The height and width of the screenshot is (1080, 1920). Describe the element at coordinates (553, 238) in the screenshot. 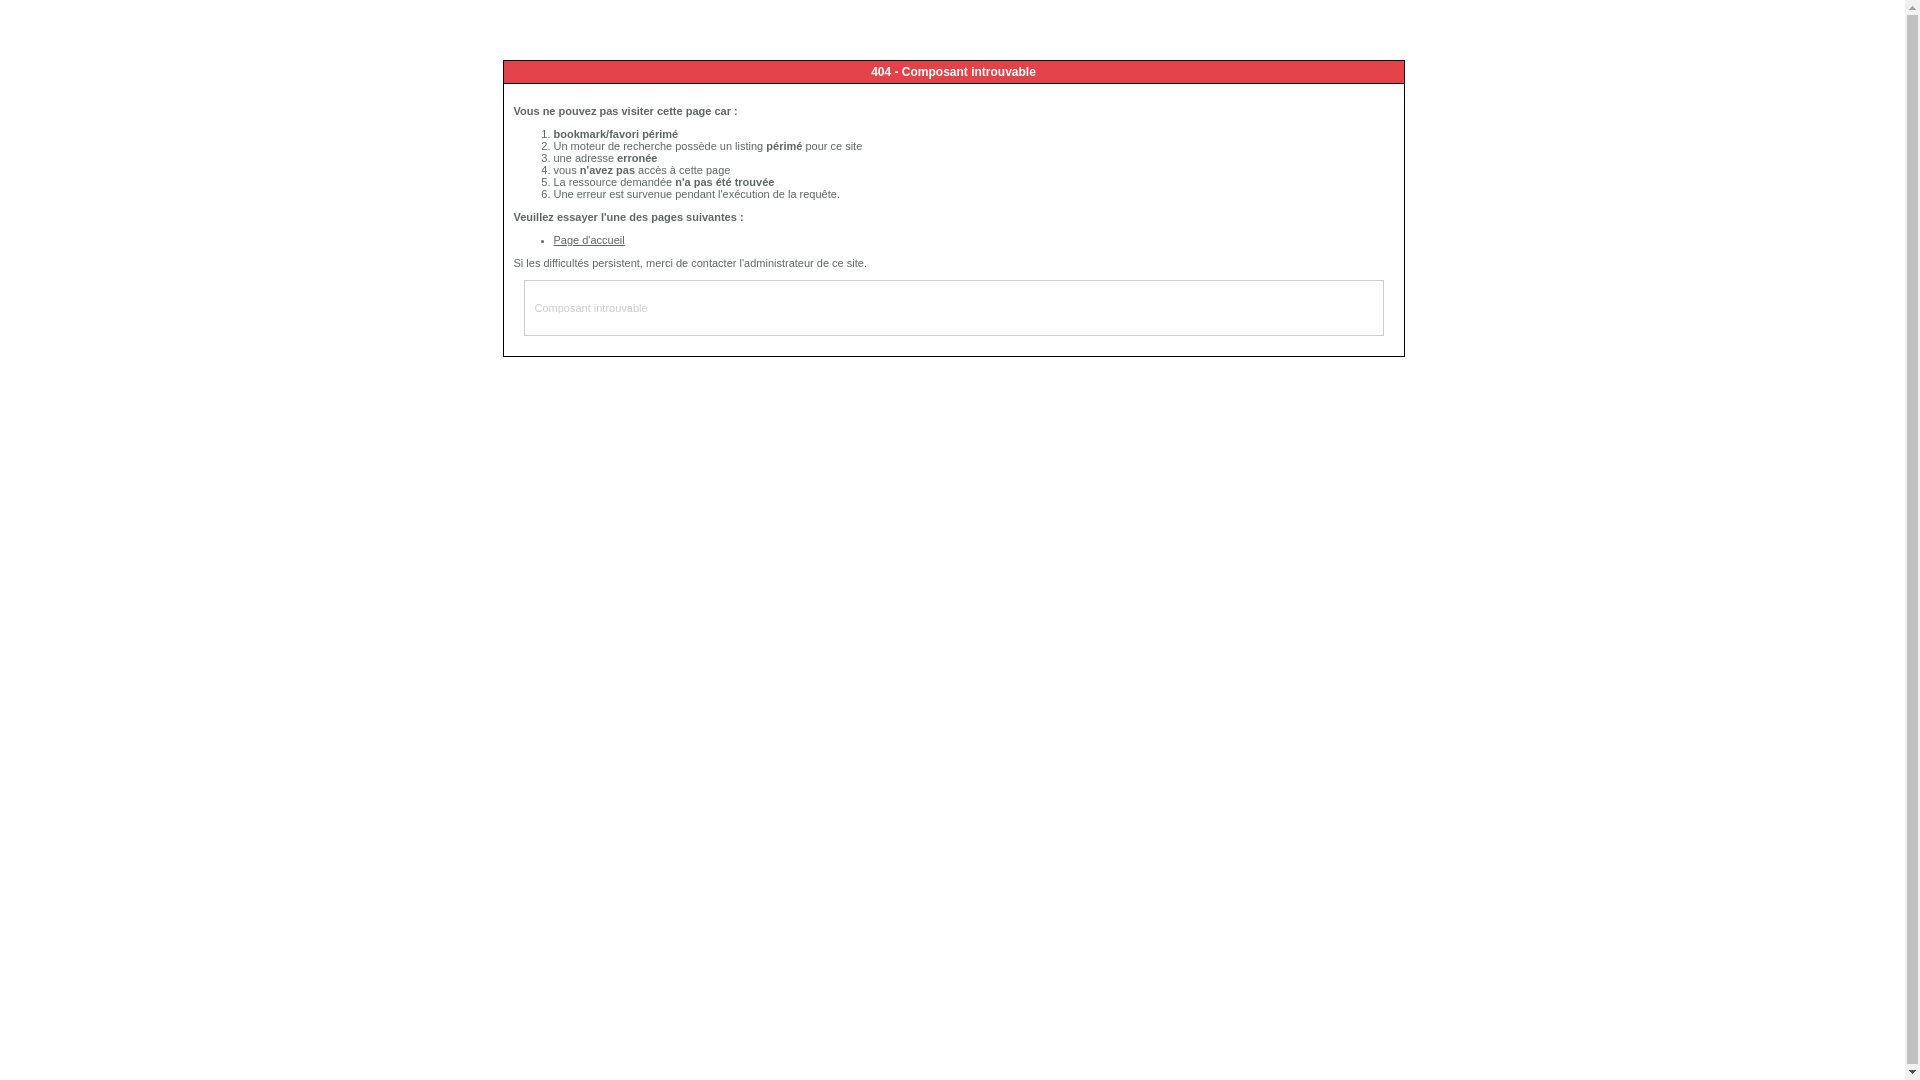

I see `'Page d'accueil'` at that location.